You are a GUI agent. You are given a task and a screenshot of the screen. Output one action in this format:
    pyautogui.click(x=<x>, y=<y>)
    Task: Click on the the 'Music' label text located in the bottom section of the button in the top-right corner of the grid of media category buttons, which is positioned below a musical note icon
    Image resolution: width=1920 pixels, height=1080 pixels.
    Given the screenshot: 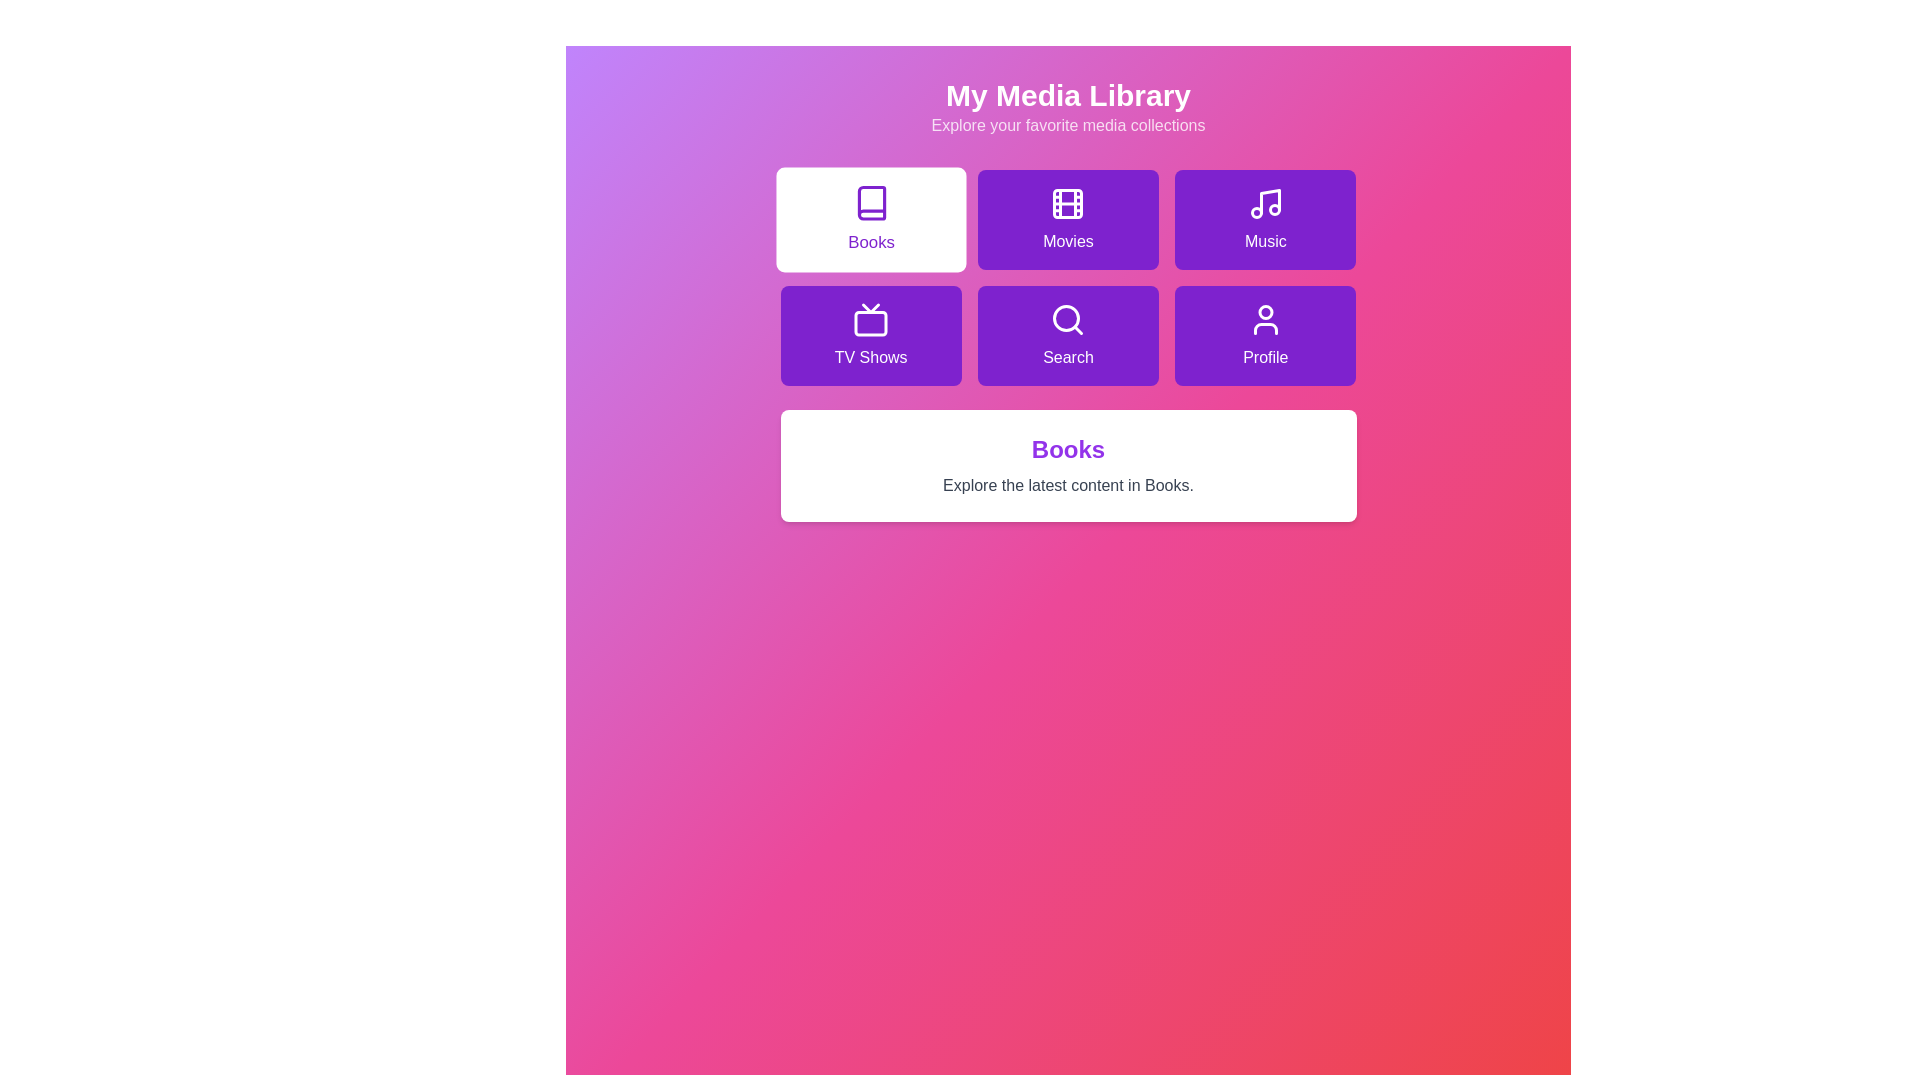 What is the action you would take?
    pyautogui.click(x=1264, y=241)
    